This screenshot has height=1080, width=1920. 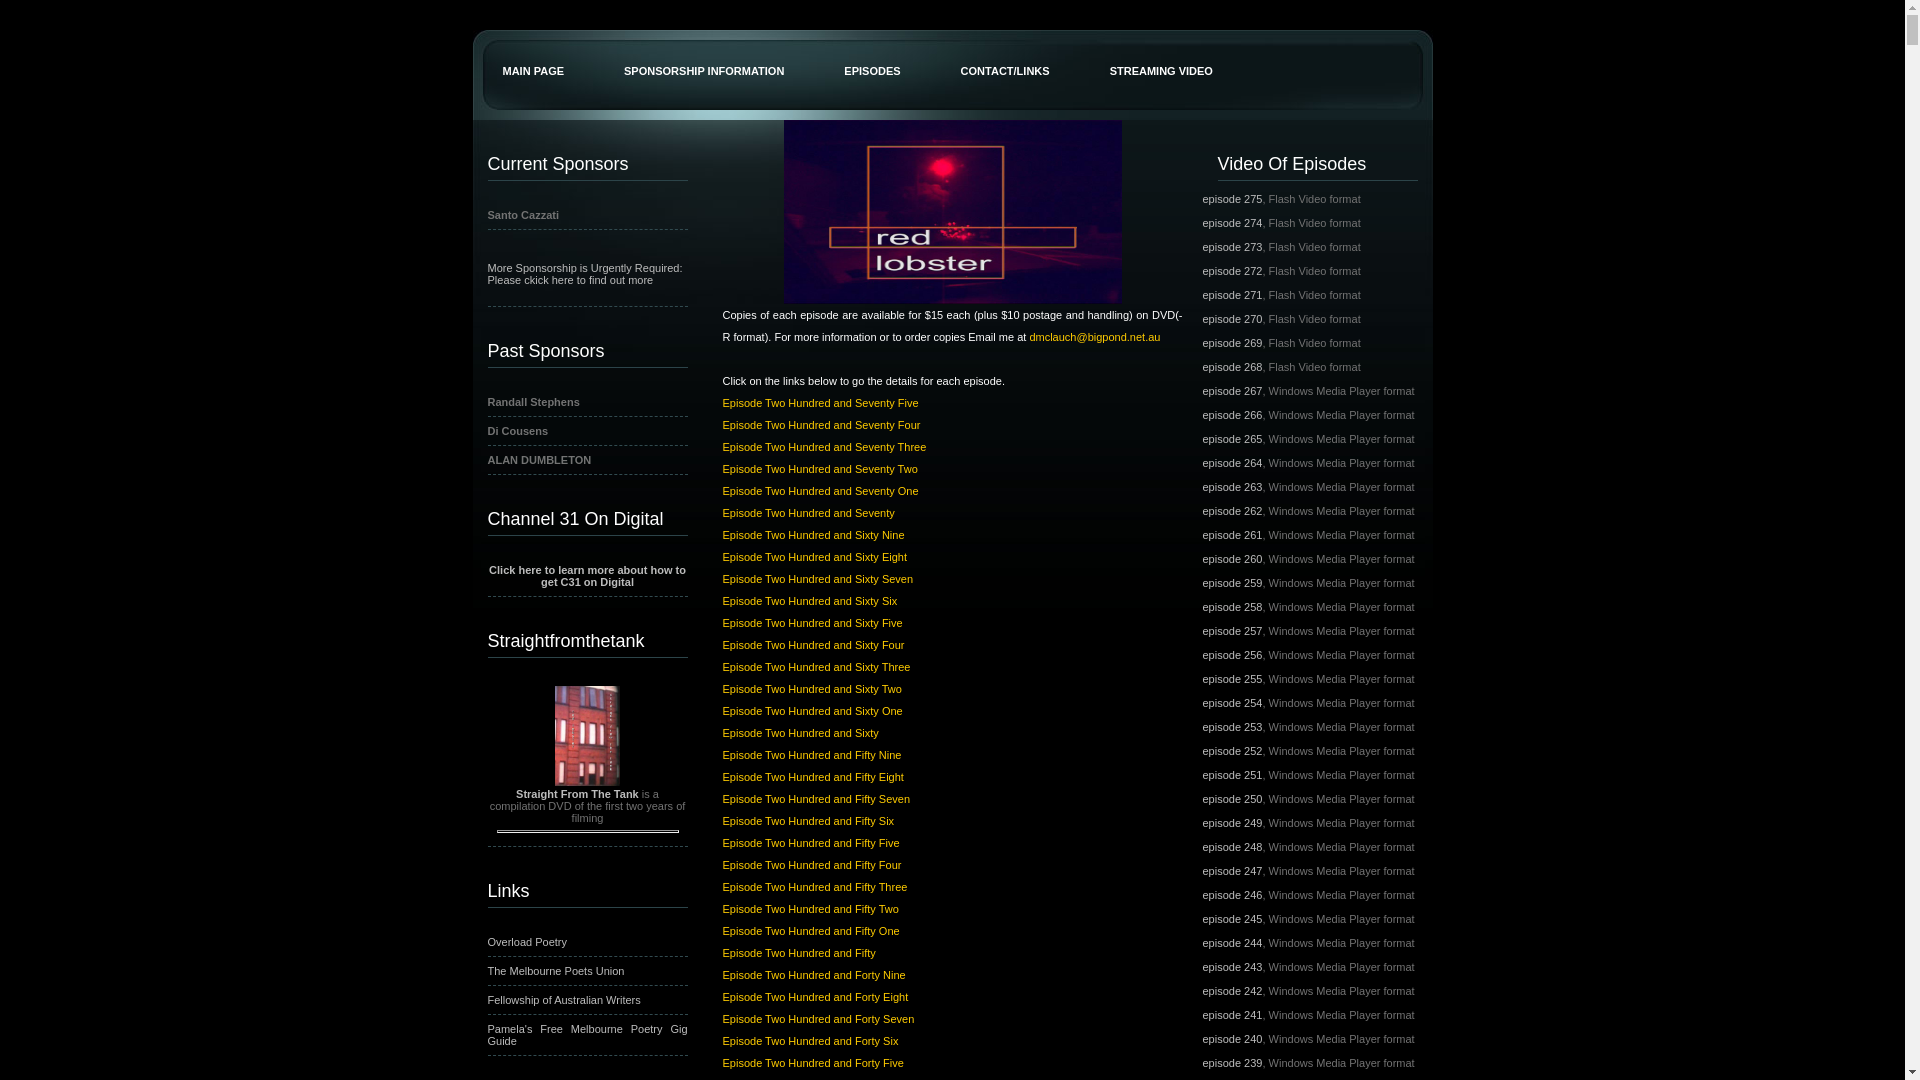 I want to click on 'Episode Two Hundred and Seventy One', so click(x=820, y=490).